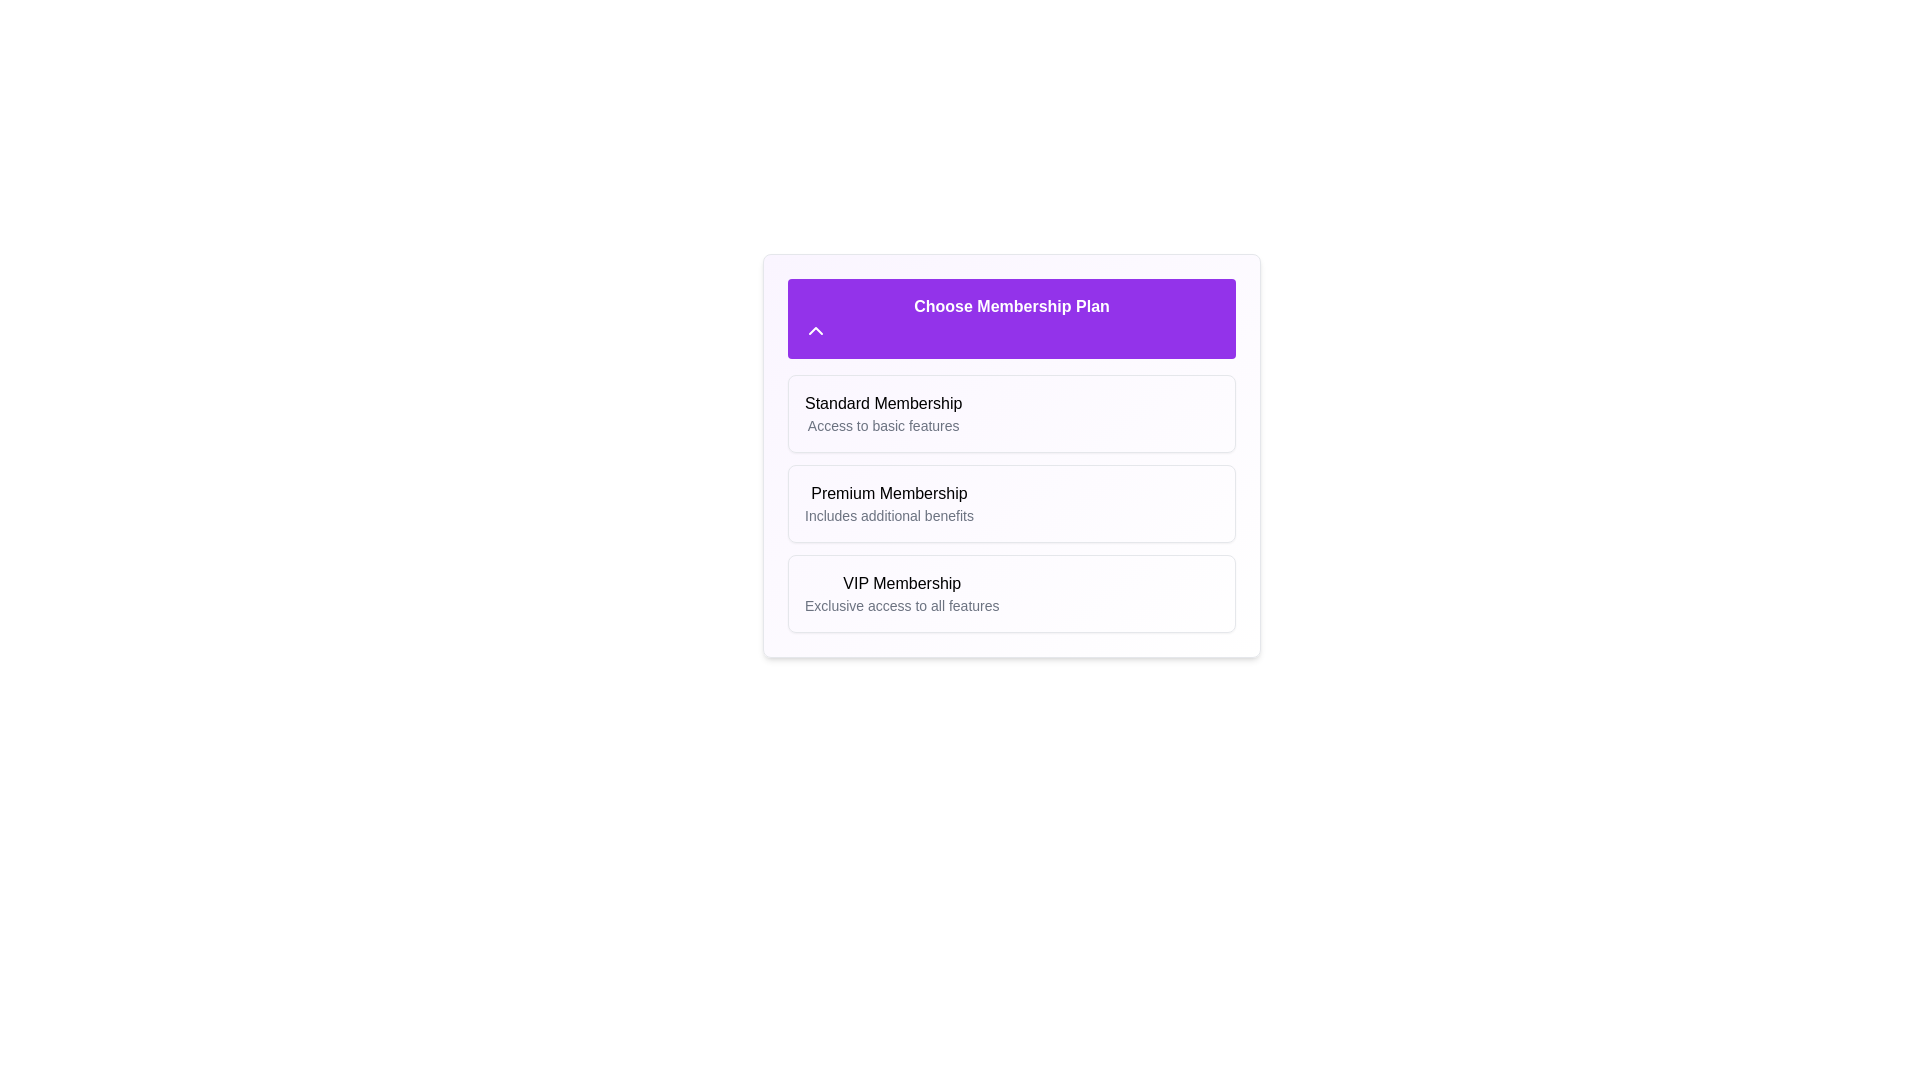 This screenshot has height=1080, width=1920. What do you see at coordinates (901, 593) in the screenshot?
I see `the 'VIP Membership' text block, which is located within the third card of the vertical list of membership options, positioned below the 'Premium Membership' card and above further content` at bounding box center [901, 593].